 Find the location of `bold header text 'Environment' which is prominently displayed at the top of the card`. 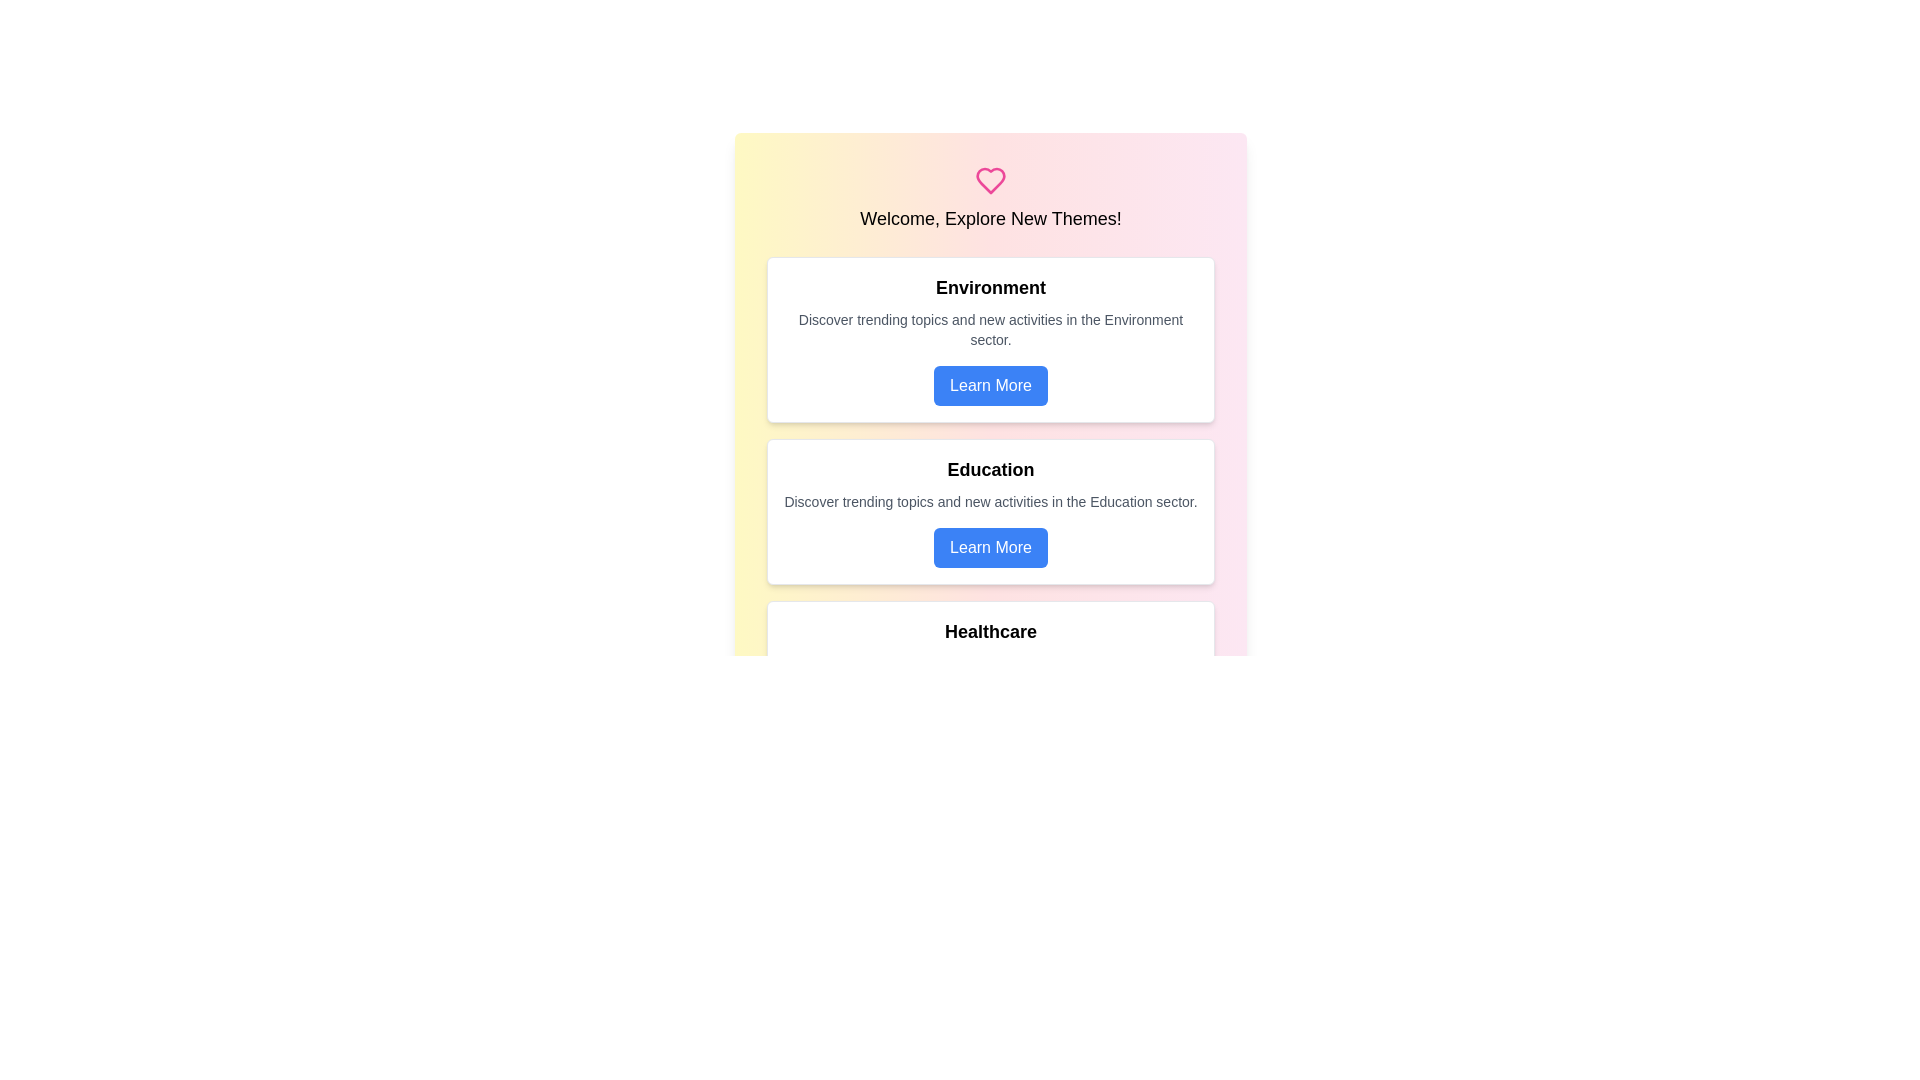

bold header text 'Environment' which is prominently displayed at the top of the card is located at coordinates (990, 288).